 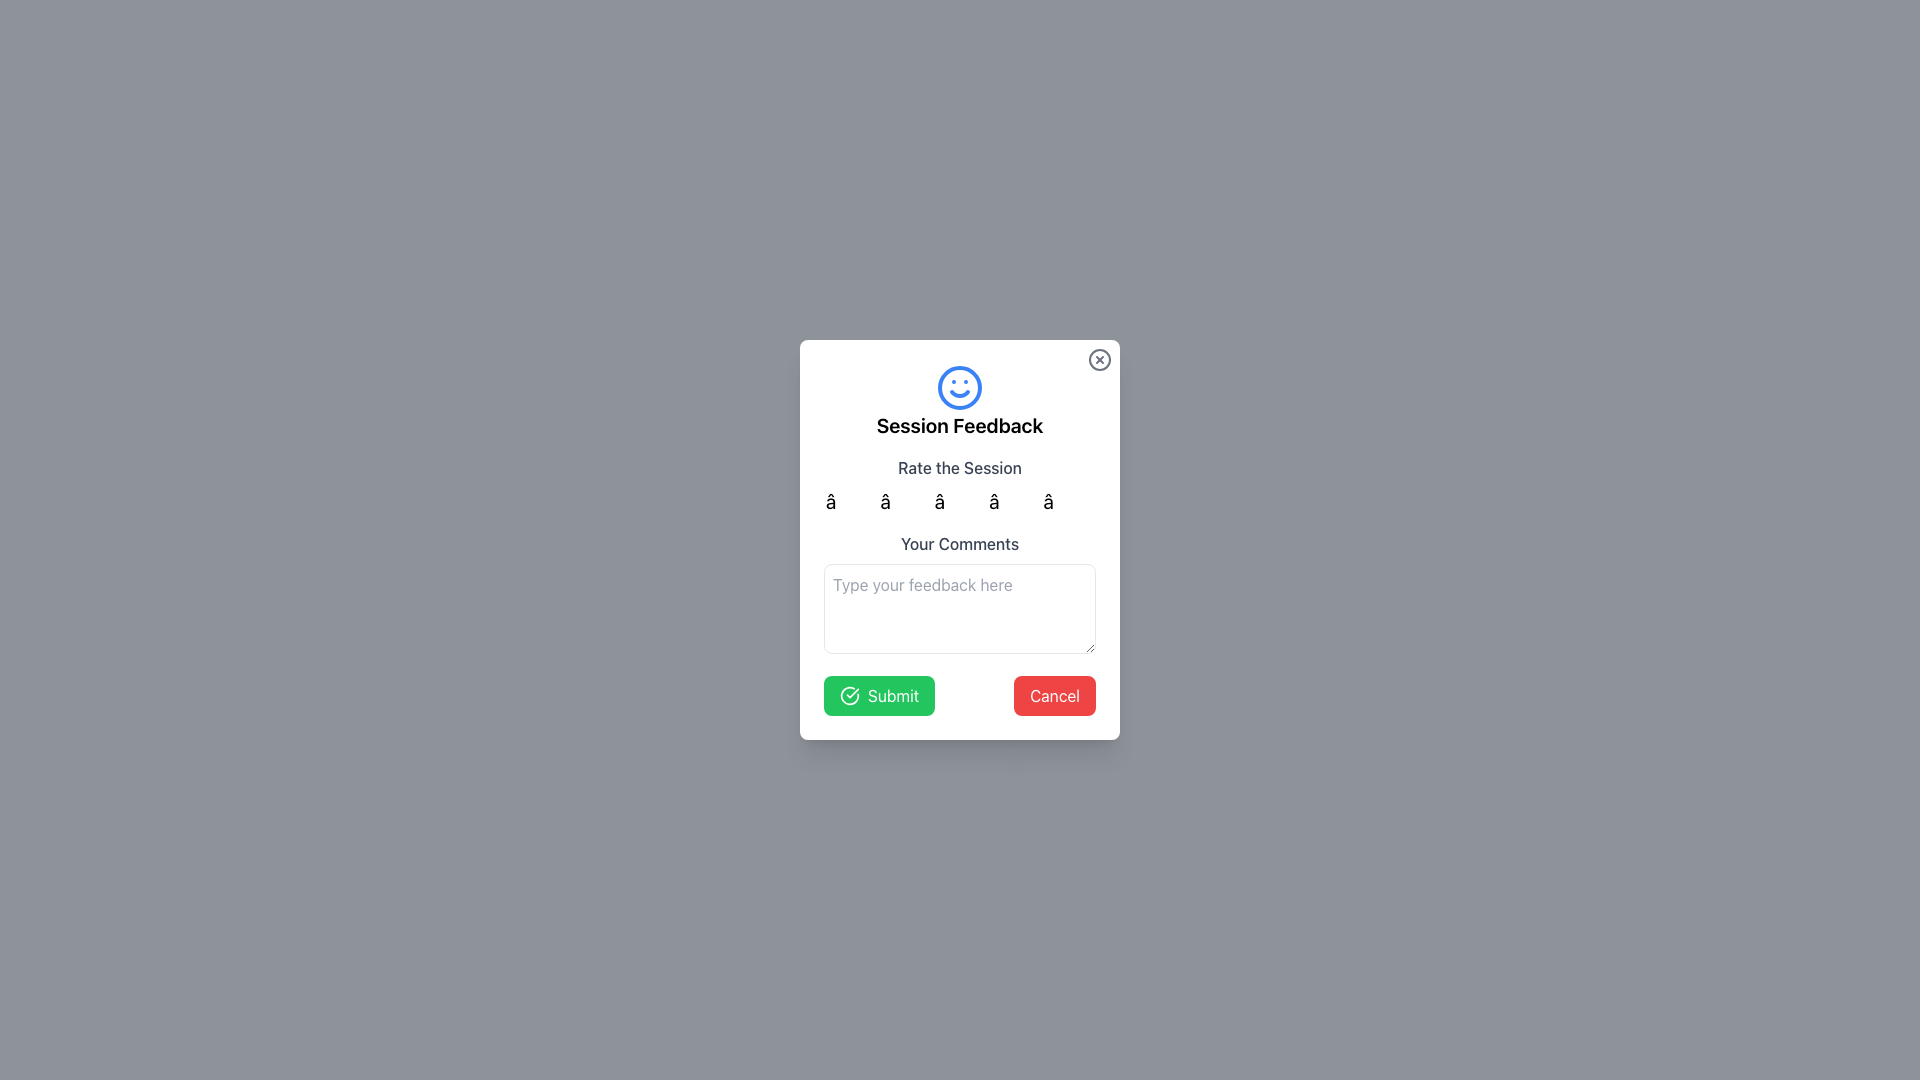 I want to click on the text label that serves as the modal title for user feedback, positioned at the center of the modal's header section below the blue smiling face icon, so click(x=960, y=424).